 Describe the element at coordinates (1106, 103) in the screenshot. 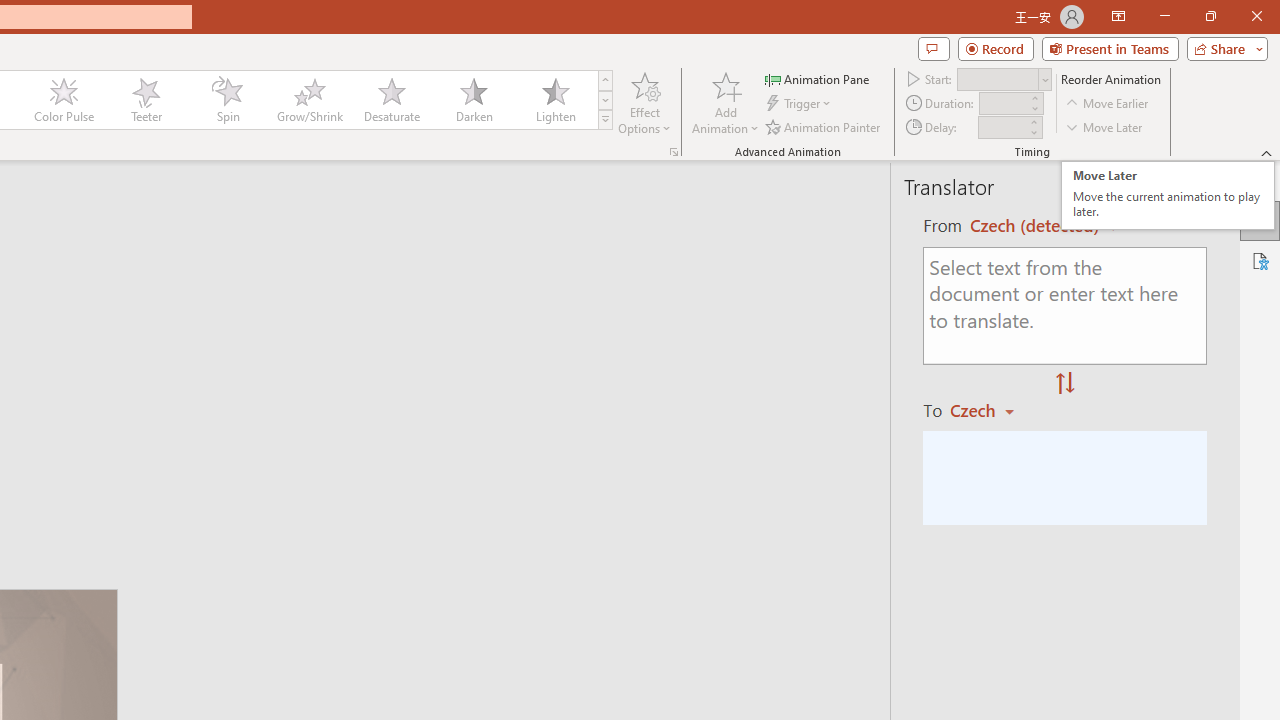

I see `'Move Earlier'` at that location.